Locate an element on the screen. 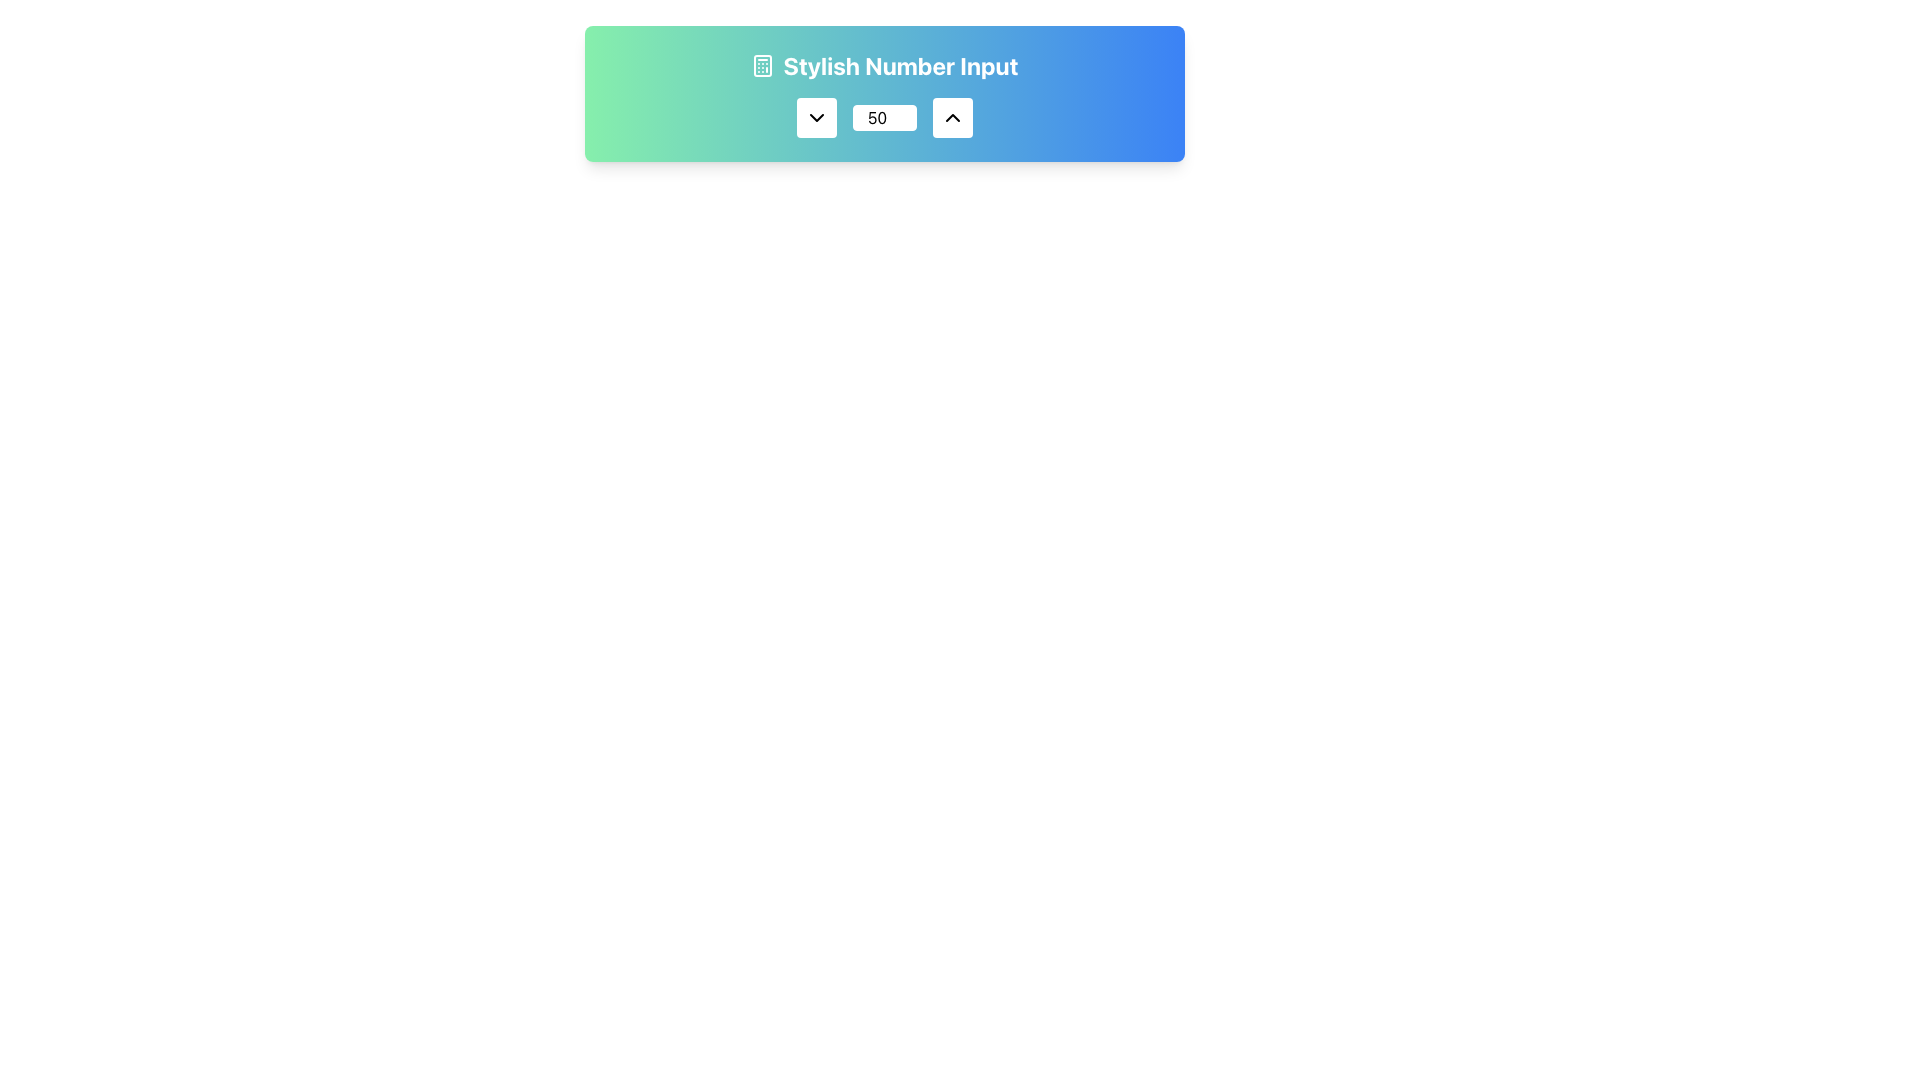  the rightmost square button with a white background and a black upward-pointing chevron icon is located at coordinates (952, 118).